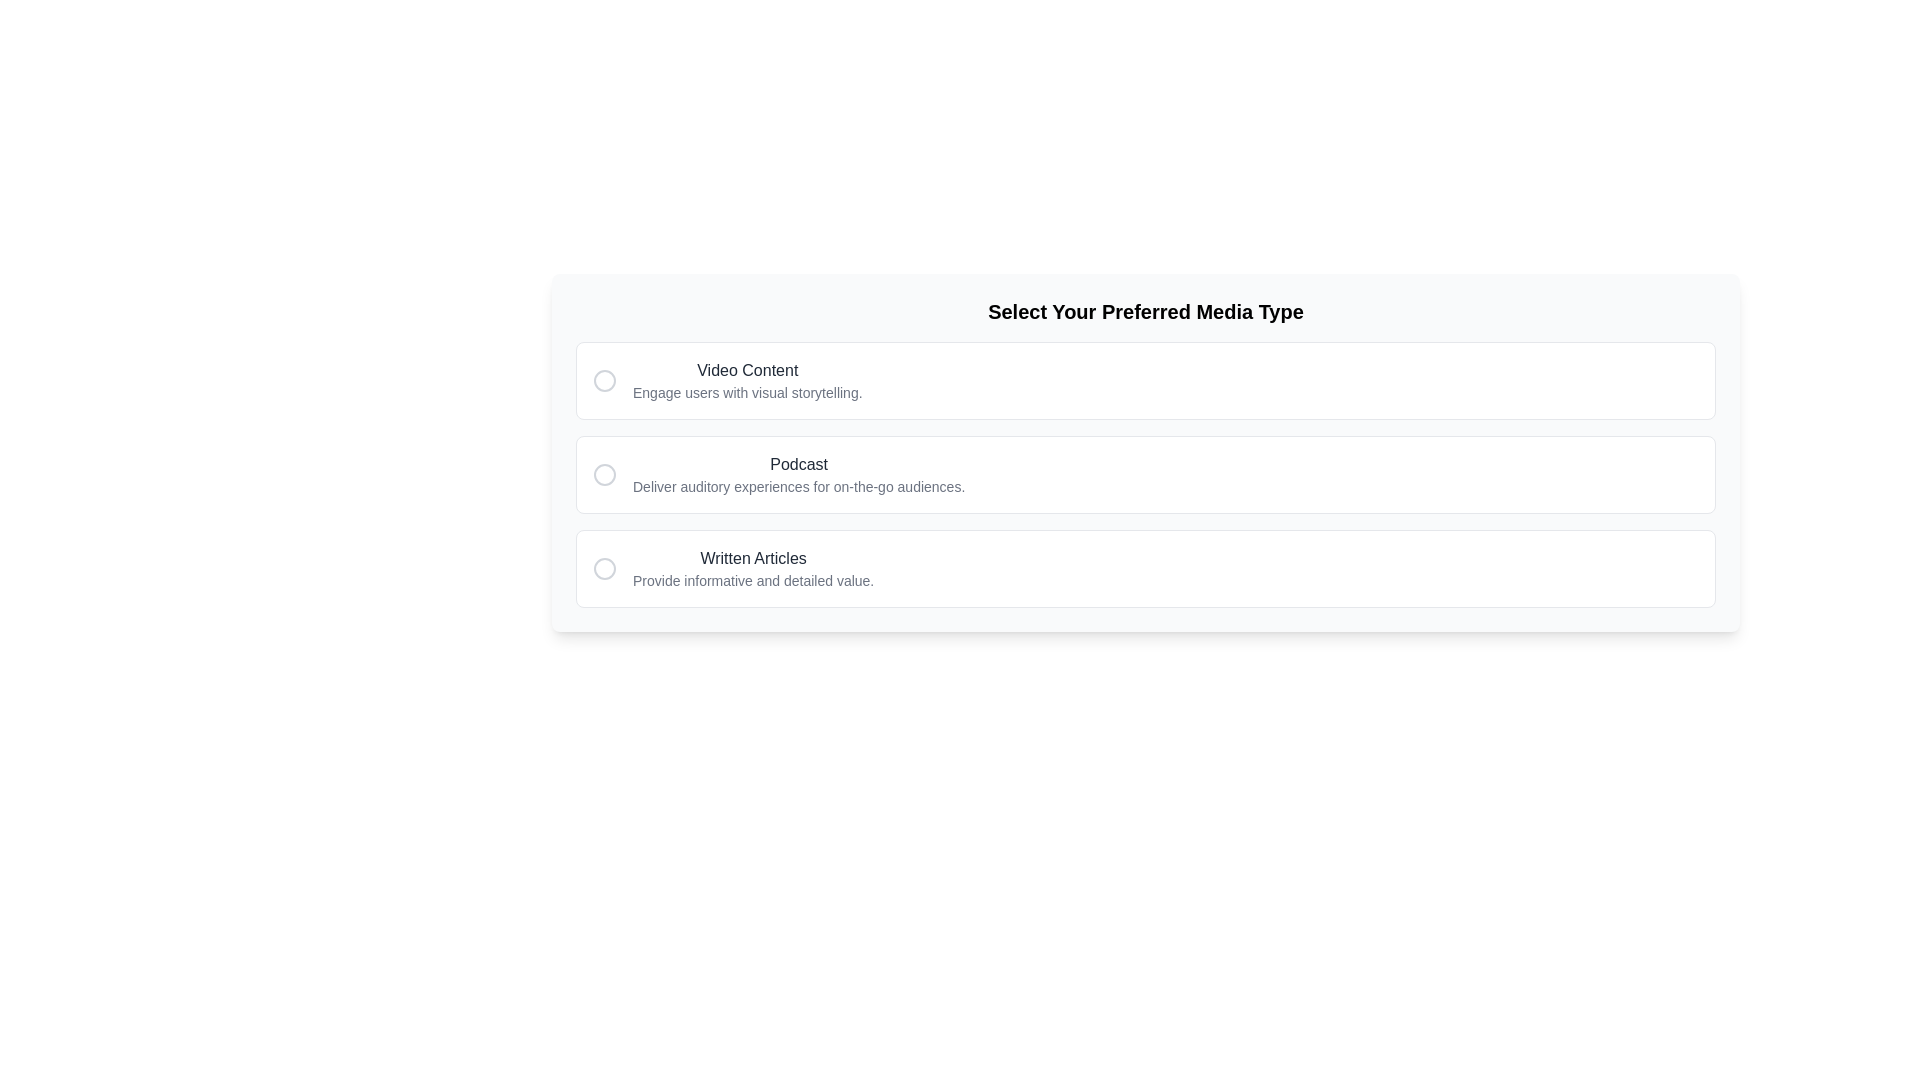  What do you see at coordinates (603, 569) in the screenshot?
I see `the unselected radio button with a gray border and white fill located in the 'Written Articles' selection card` at bounding box center [603, 569].